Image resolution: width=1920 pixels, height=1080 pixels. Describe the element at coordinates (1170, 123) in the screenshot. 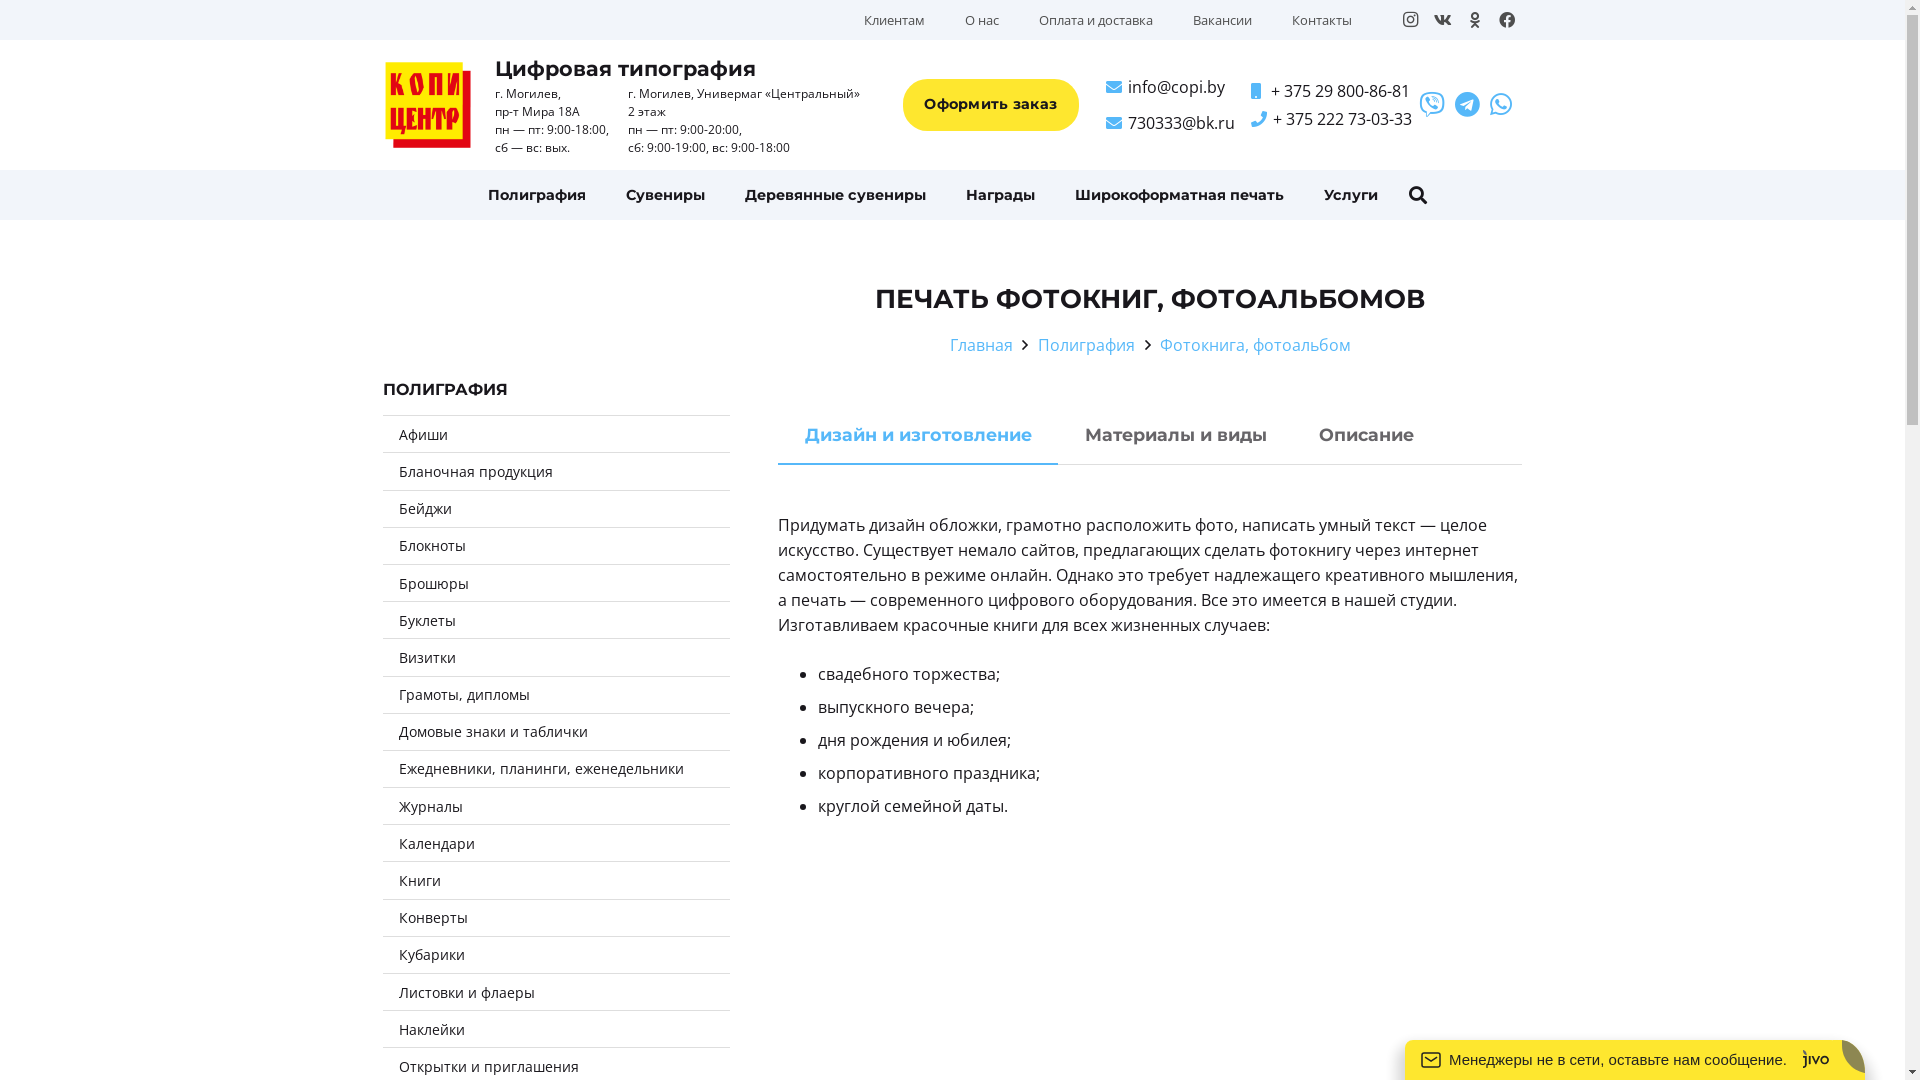

I see `'730333@bk.ru'` at that location.